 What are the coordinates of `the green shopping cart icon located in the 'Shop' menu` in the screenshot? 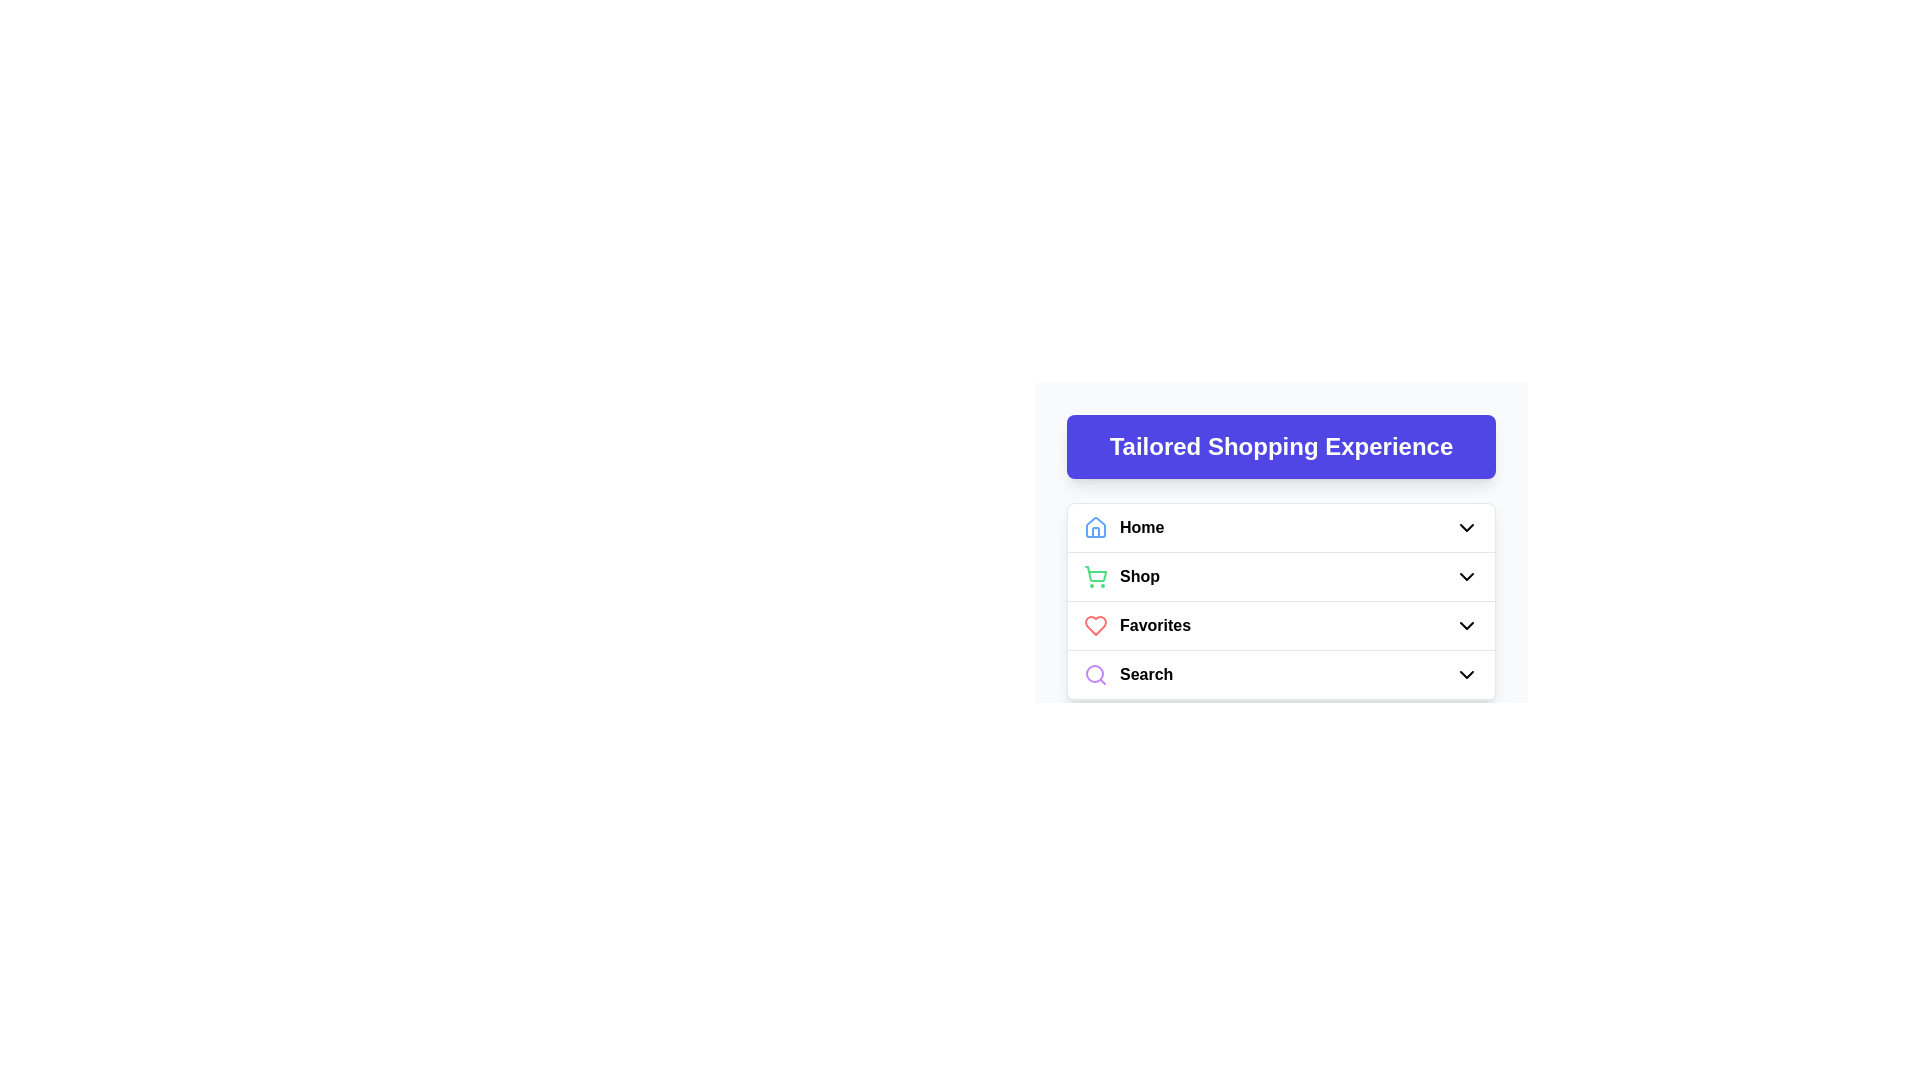 It's located at (1095, 574).